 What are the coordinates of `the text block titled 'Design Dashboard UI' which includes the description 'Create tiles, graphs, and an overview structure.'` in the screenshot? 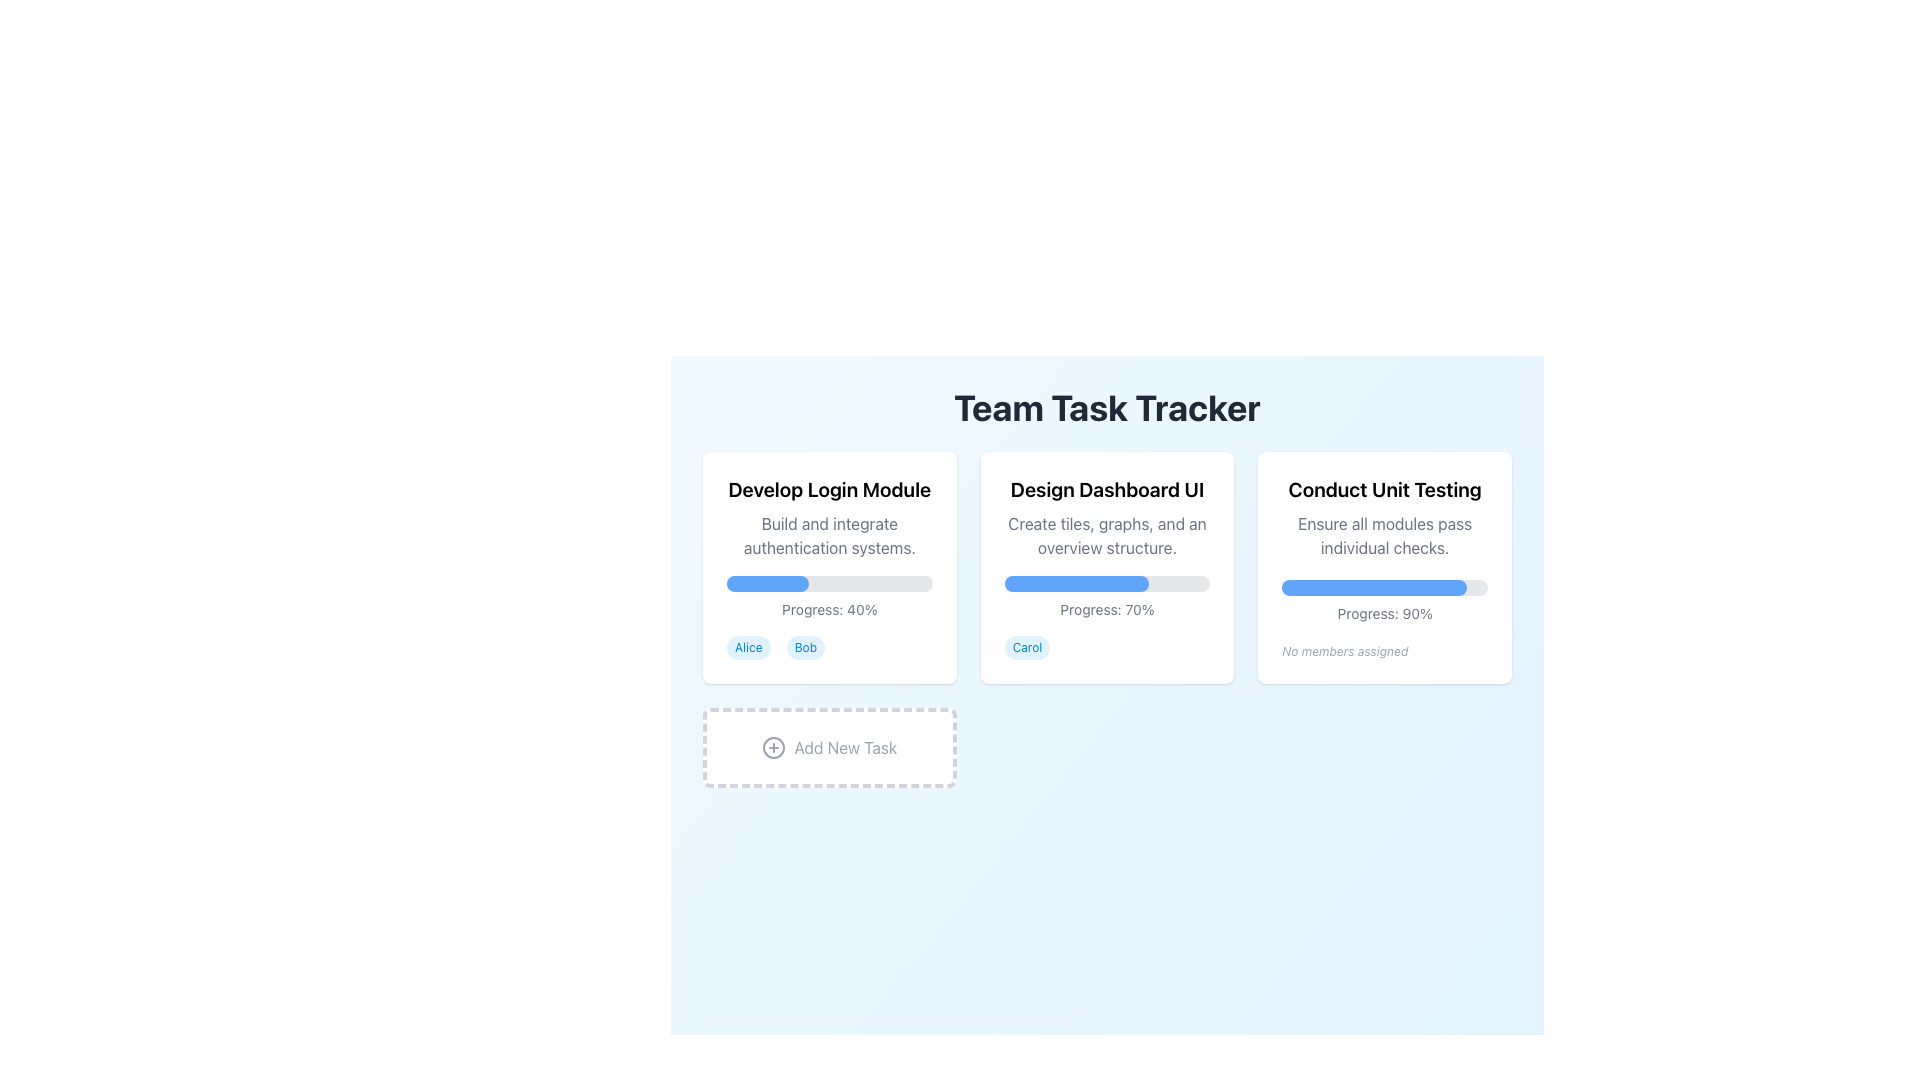 It's located at (1106, 524).